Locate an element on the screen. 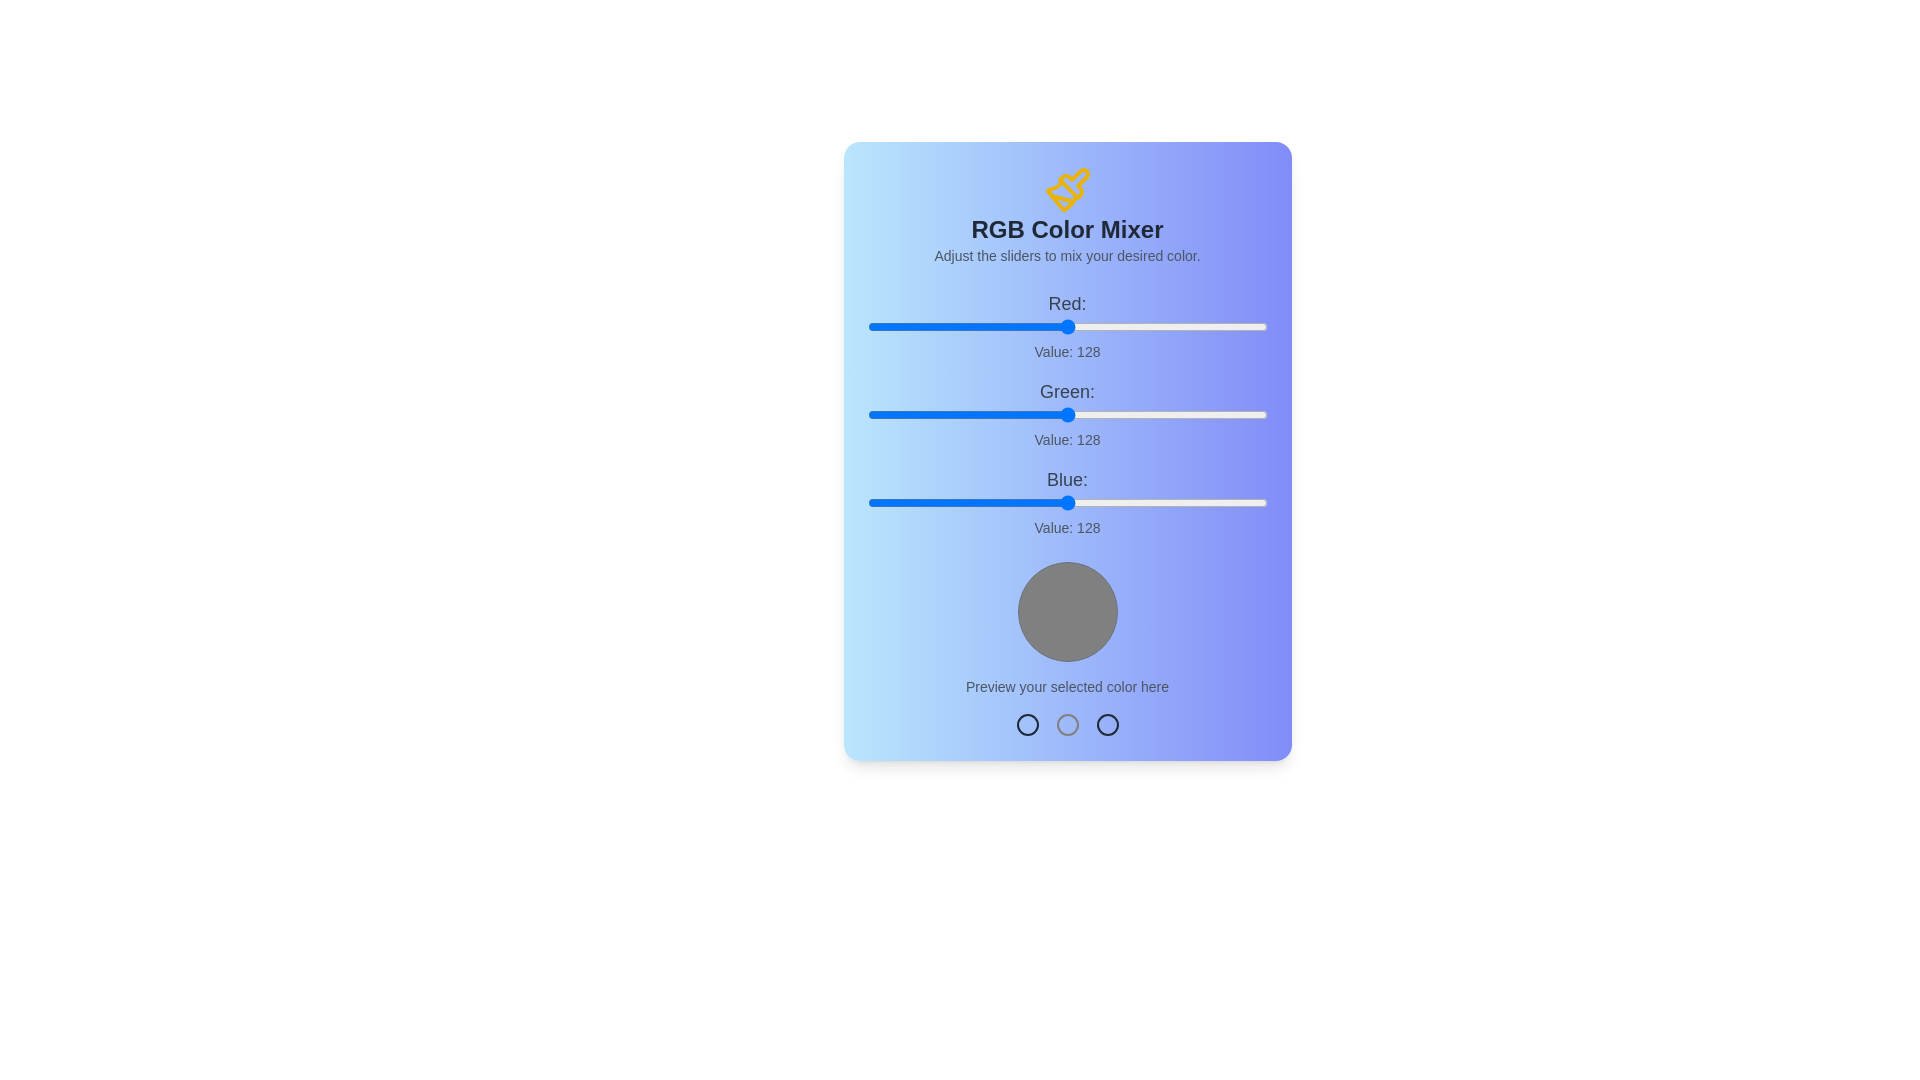 The height and width of the screenshot is (1080, 1920). the blue slider to set the blue component to 185 is located at coordinates (1157, 501).